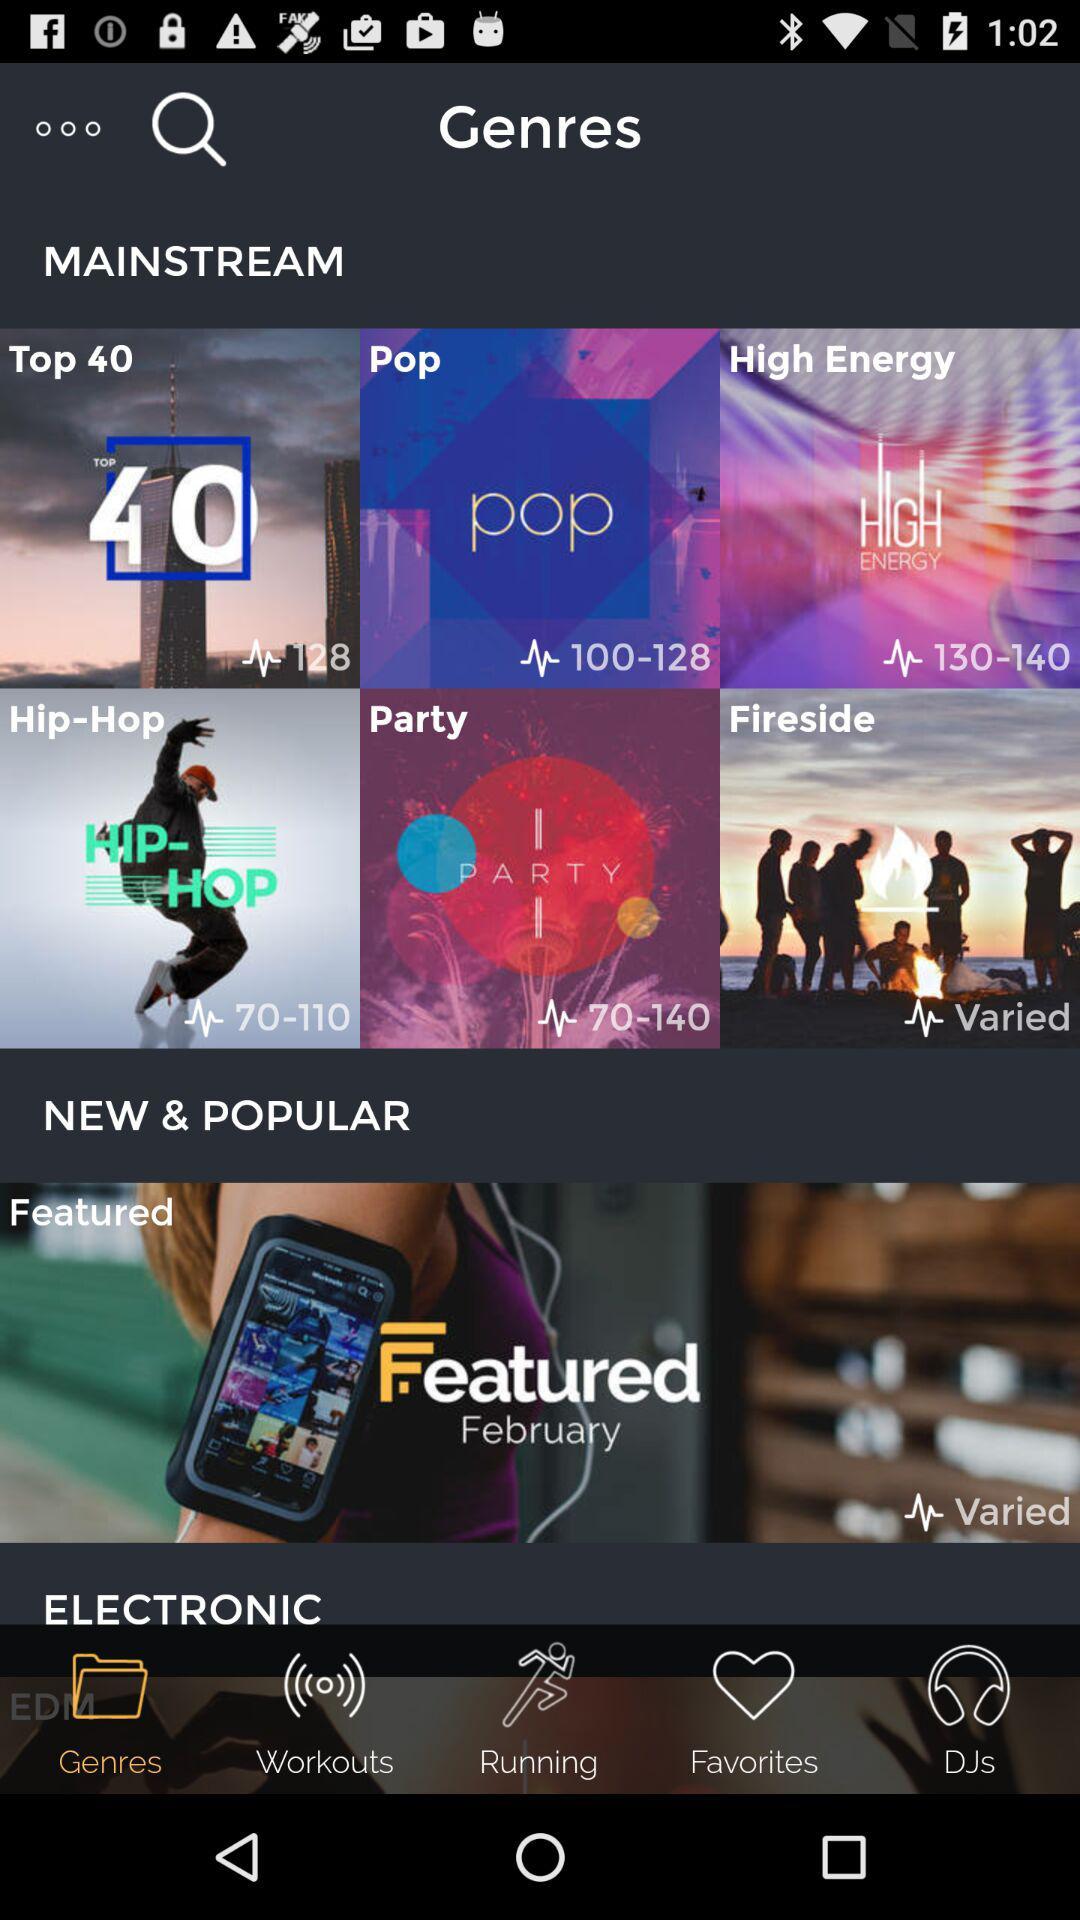 Image resolution: width=1080 pixels, height=1920 pixels. I want to click on the icon above of genres, so click(110, 1684).